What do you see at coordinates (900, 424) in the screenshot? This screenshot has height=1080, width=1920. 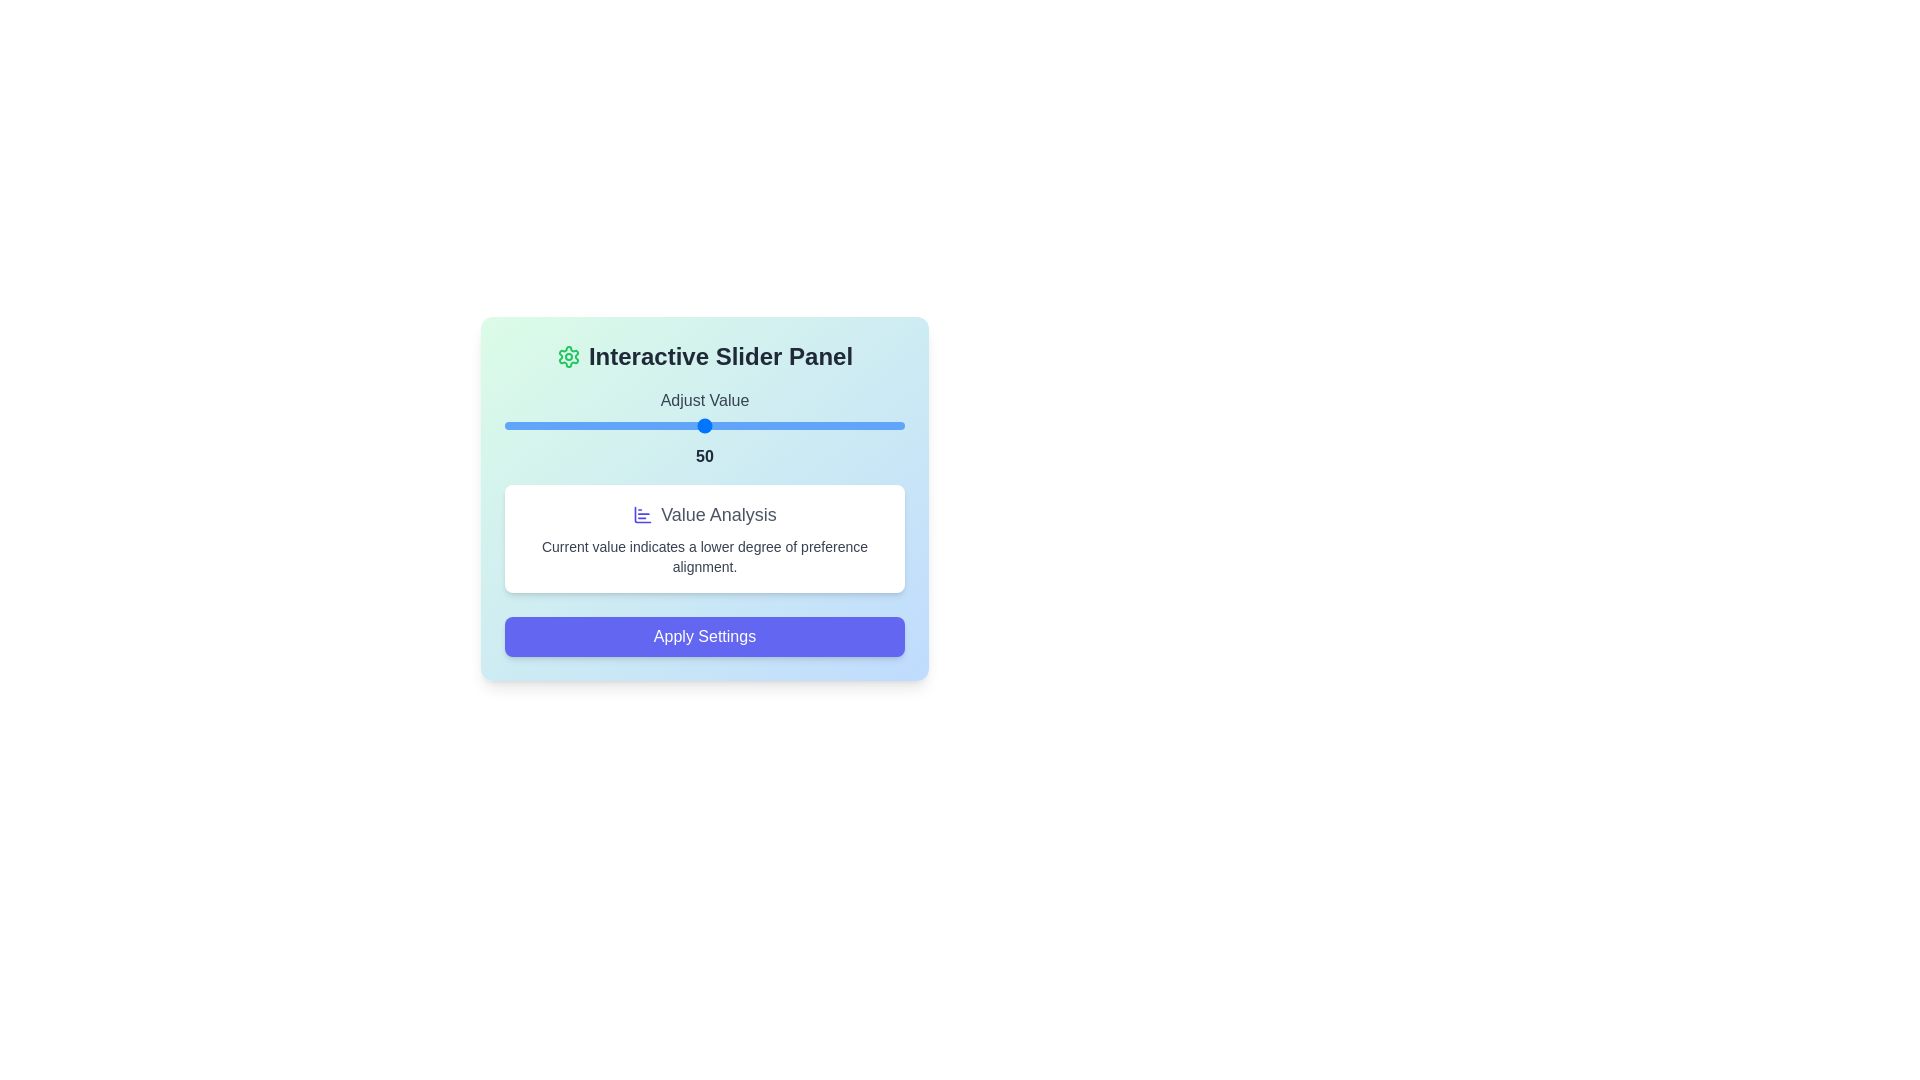 I see `the slider to set the value to 99` at bounding box center [900, 424].